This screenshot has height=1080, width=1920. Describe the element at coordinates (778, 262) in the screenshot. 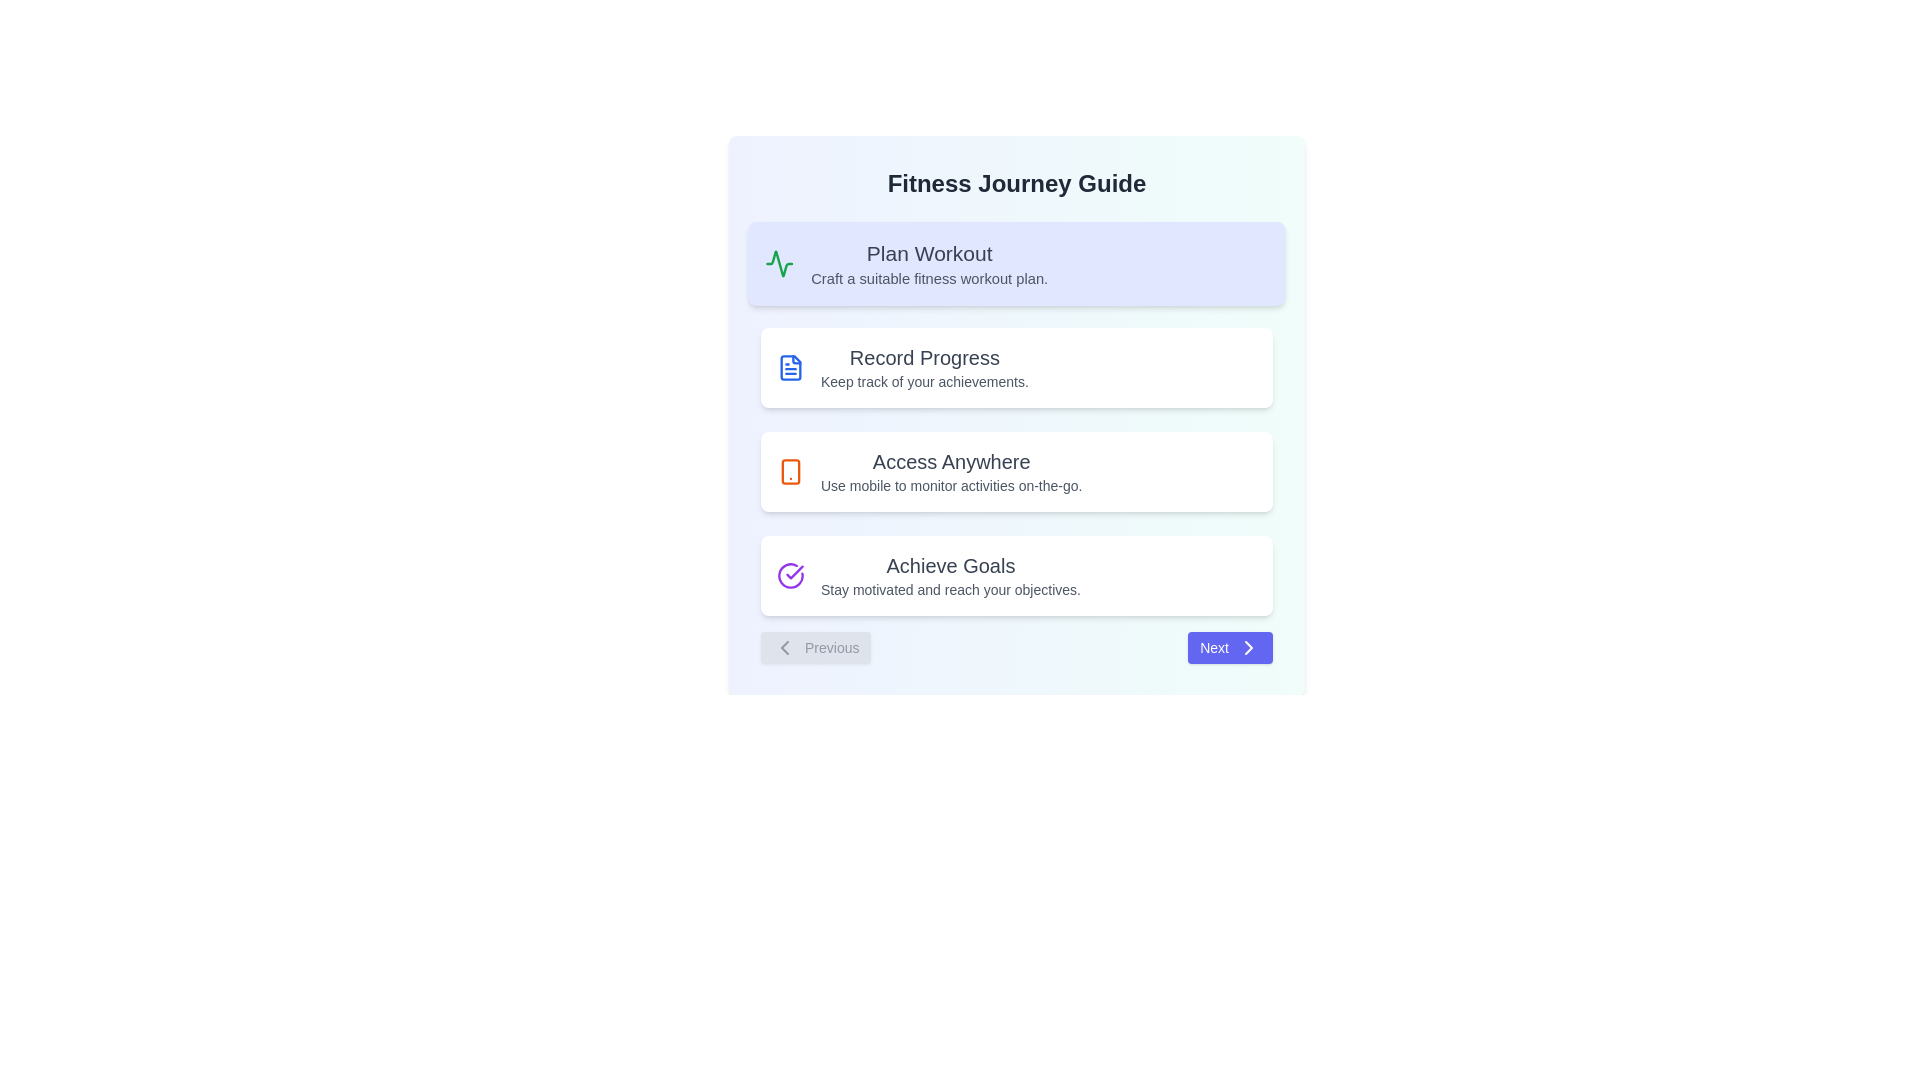

I see `the green activity icon with a wavy line design, located to the left of the 'Plan Workout' text block` at that location.